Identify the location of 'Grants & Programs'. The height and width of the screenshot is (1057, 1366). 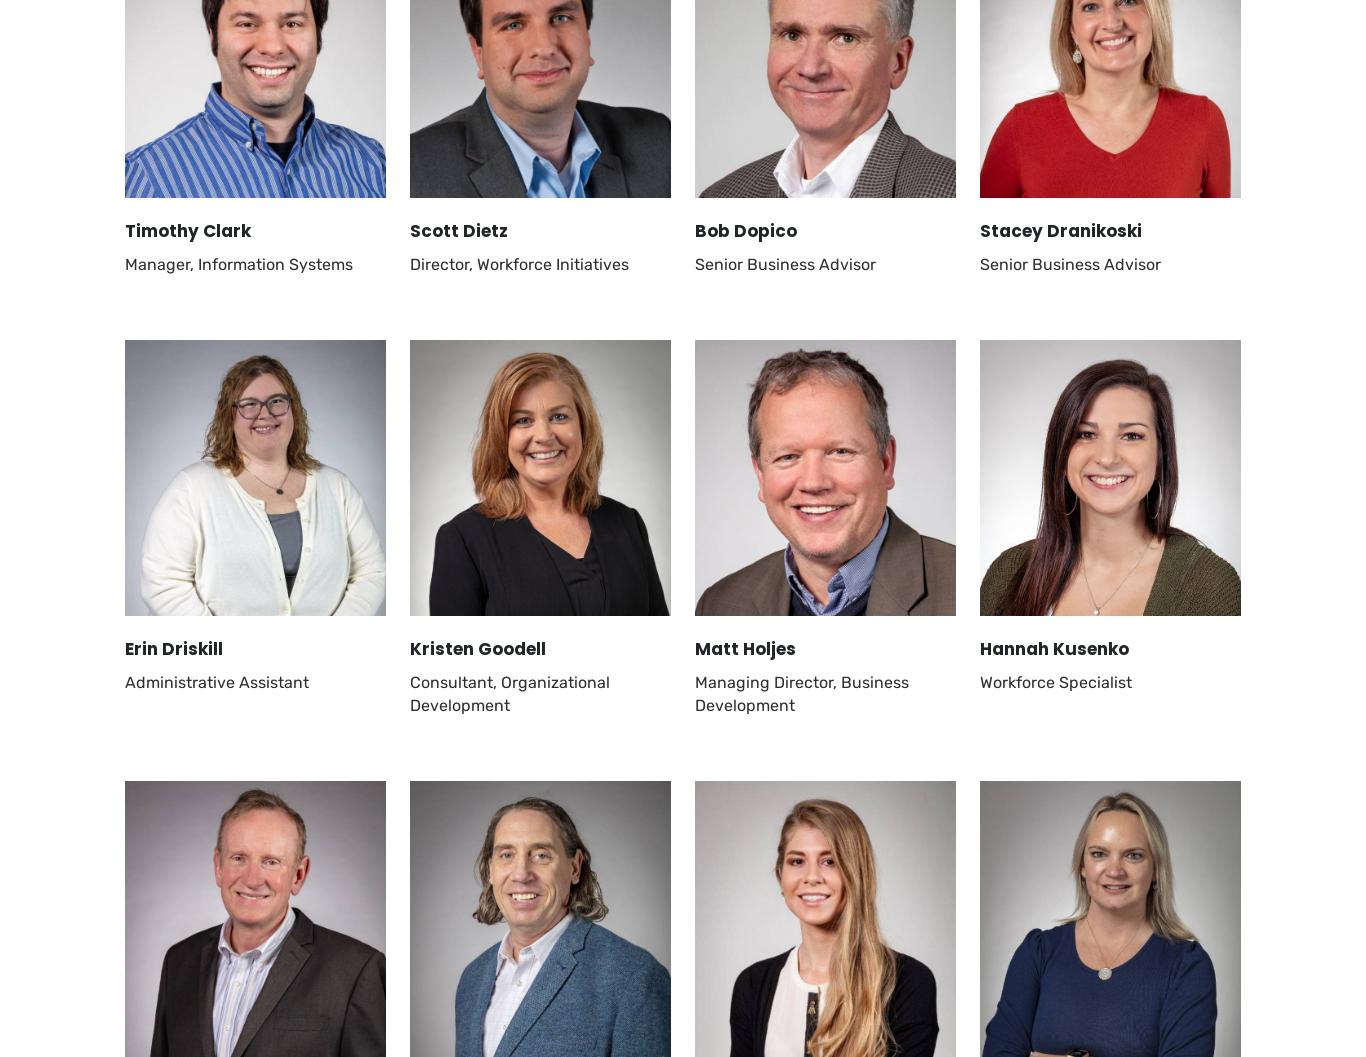
(605, 341).